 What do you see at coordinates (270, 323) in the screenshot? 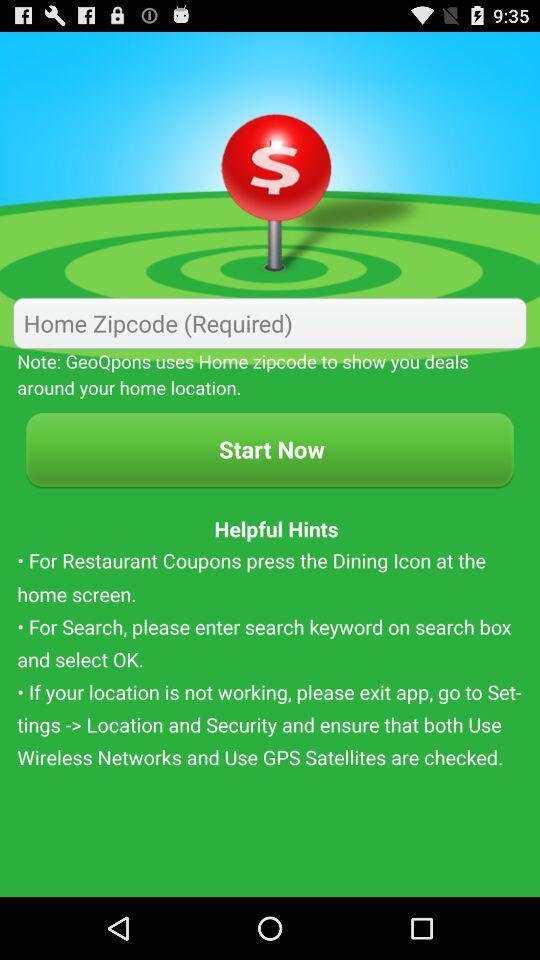
I see `home zipcode` at bounding box center [270, 323].